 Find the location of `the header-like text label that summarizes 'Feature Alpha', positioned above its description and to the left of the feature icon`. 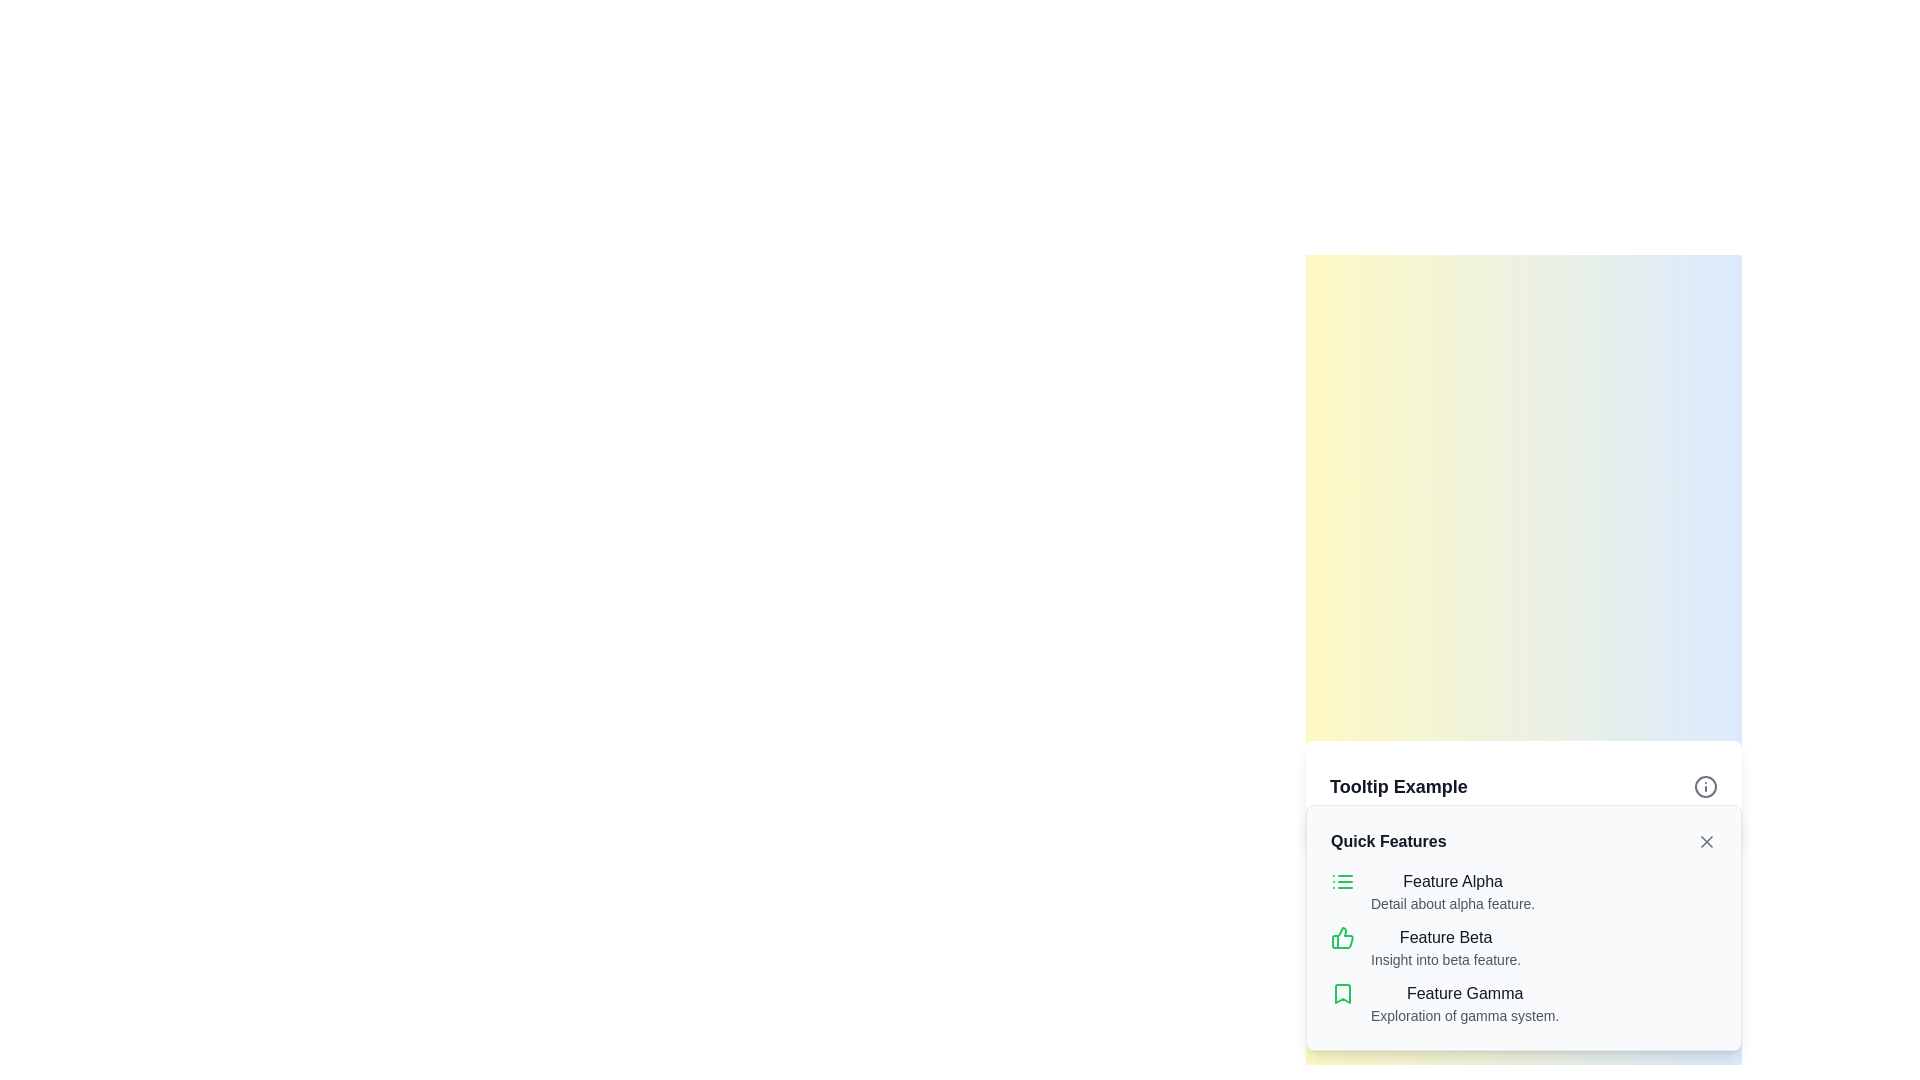

the header-like text label that summarizes 'Feature Alpha', positioned above its description and to the left of the feature icon is located at coordinates (1453, 881).